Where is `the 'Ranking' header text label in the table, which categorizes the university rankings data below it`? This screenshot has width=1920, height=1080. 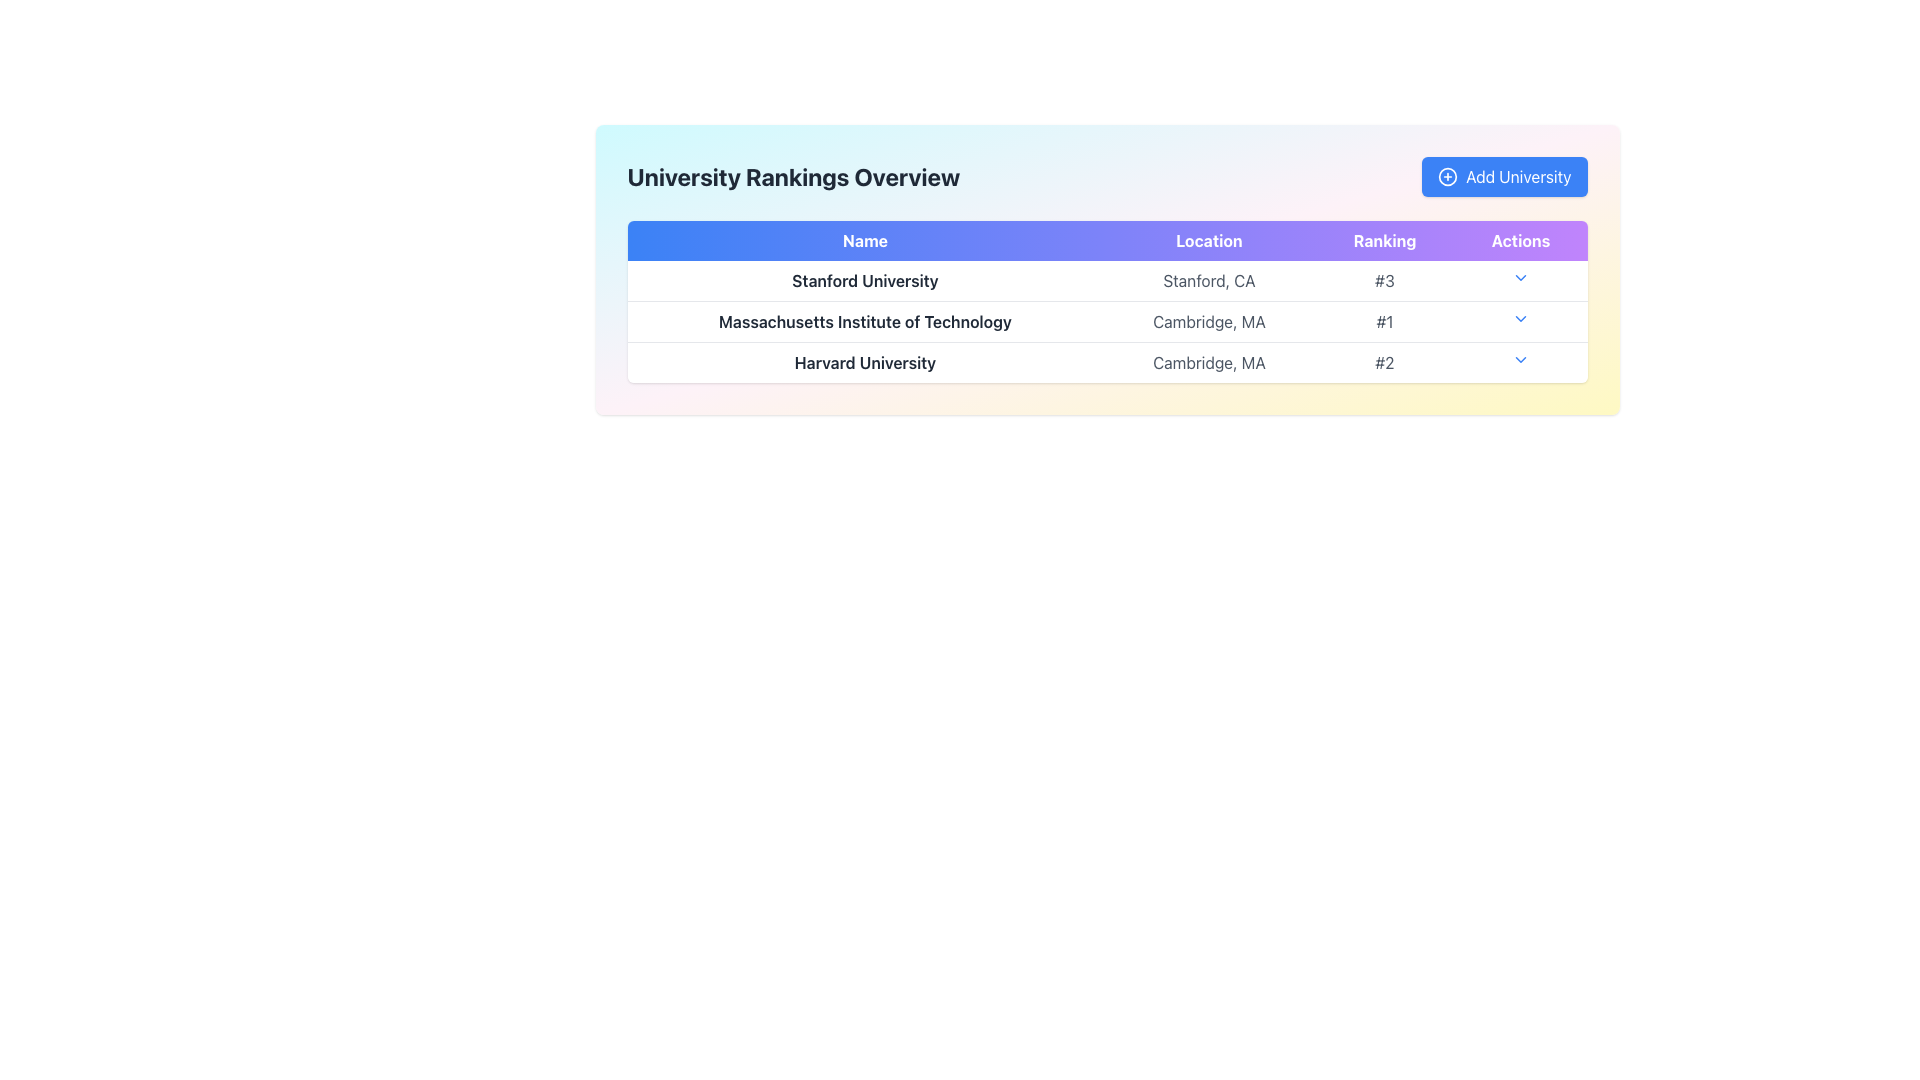
the 'Ranking' header text label in the table, which categorizes the university rankings data below it is located at coordinates (1384, 239).